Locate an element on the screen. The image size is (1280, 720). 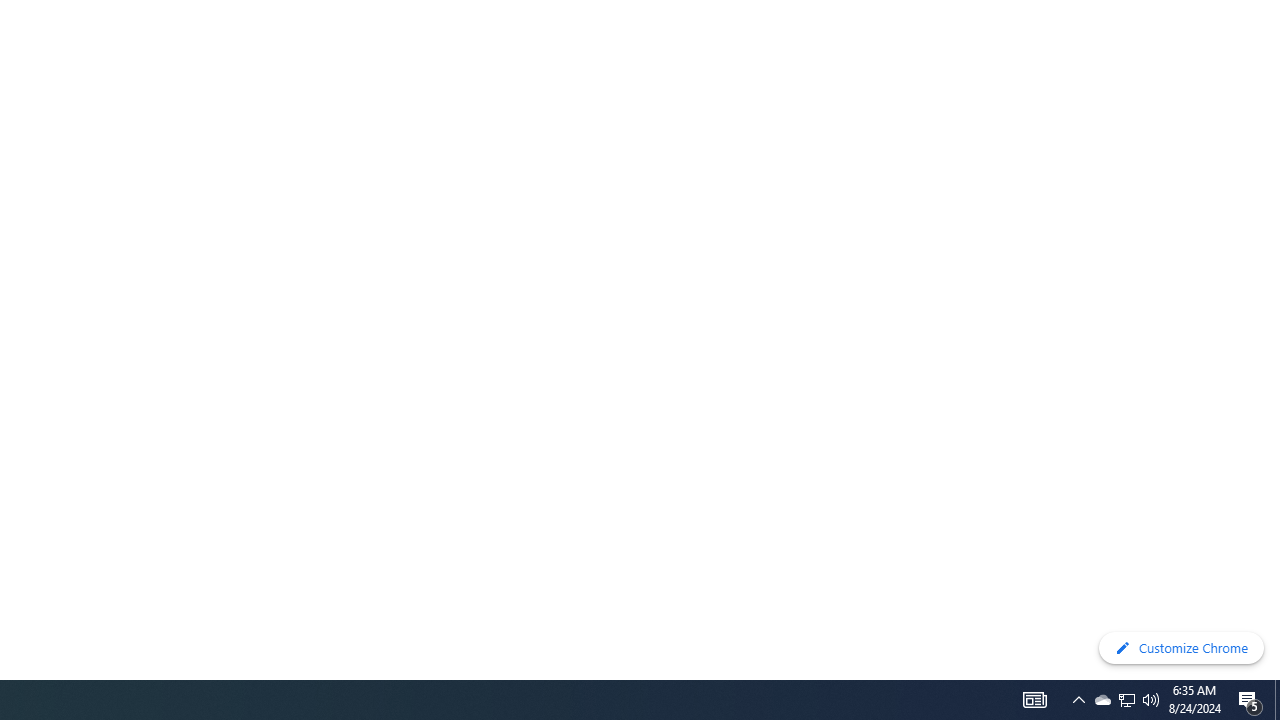
'Customize Chrome' is located at coordinates (1181, 648).